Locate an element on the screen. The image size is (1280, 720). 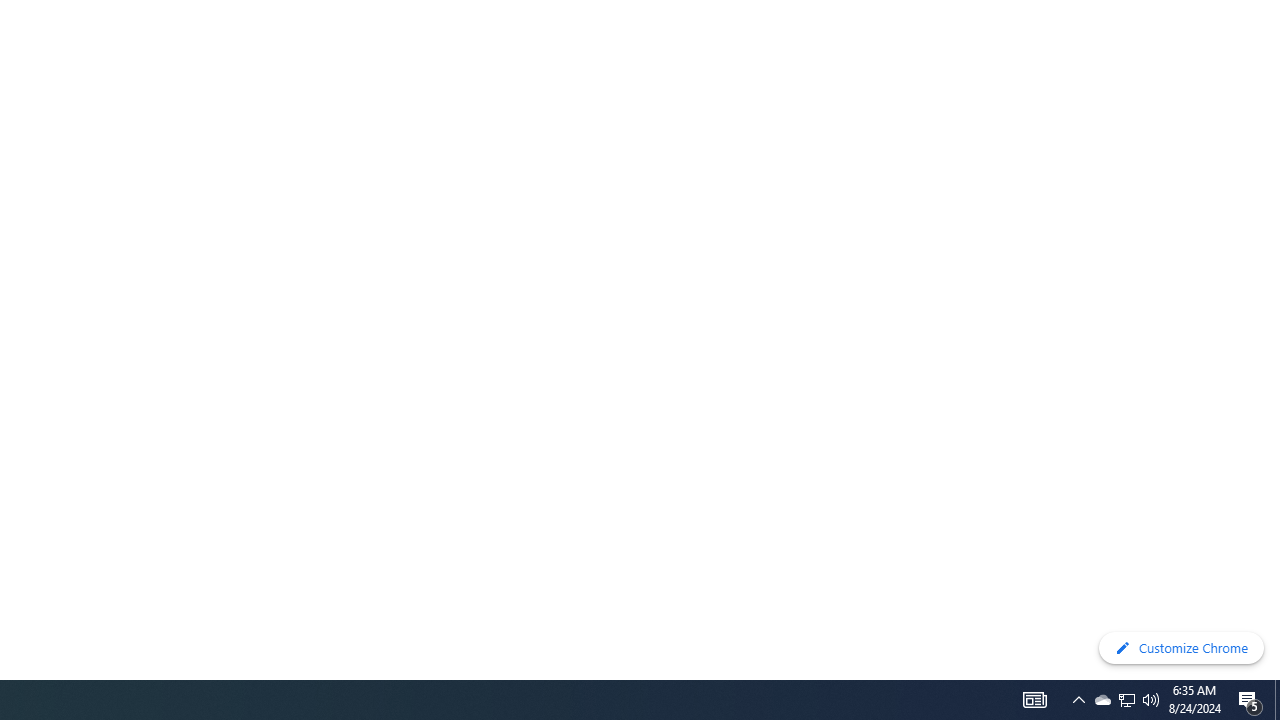
'Customize Chrome' is located at coordinates (1181, 648).